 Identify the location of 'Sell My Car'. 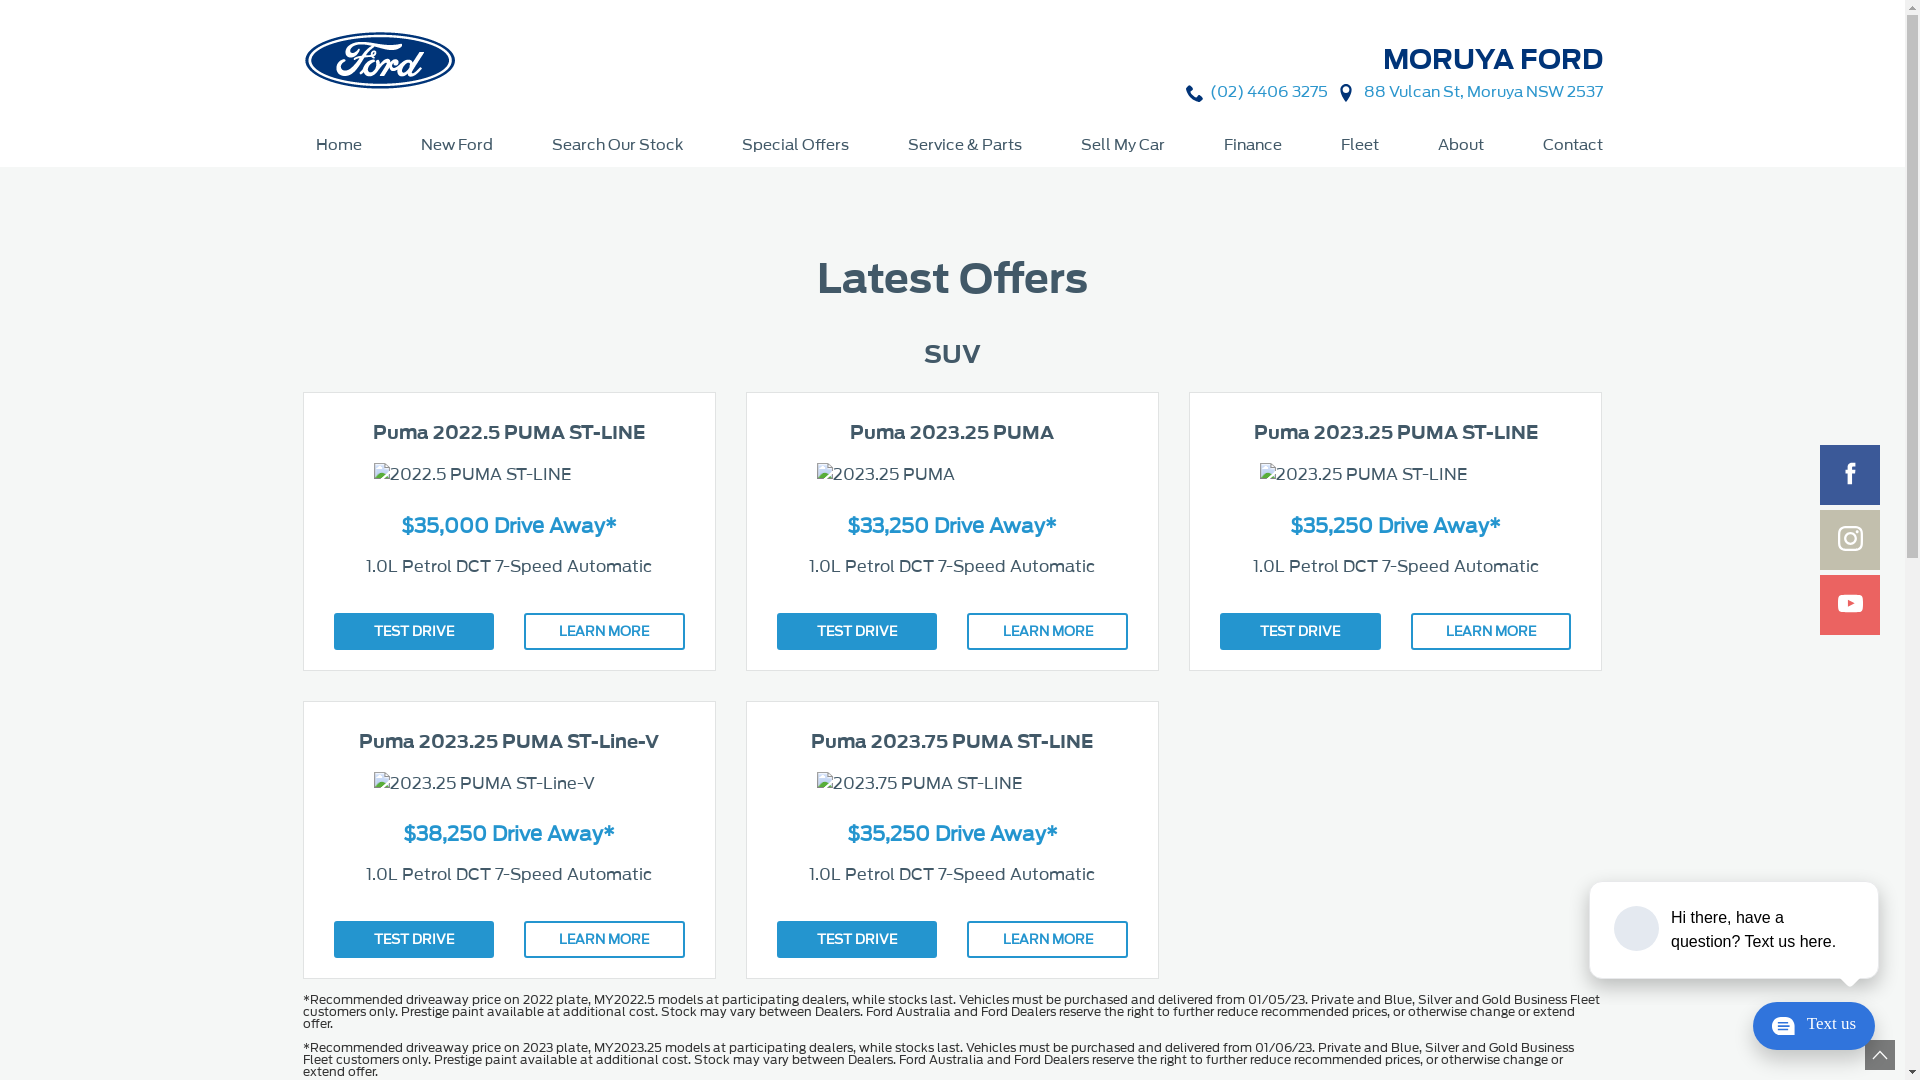
(1123, 144).